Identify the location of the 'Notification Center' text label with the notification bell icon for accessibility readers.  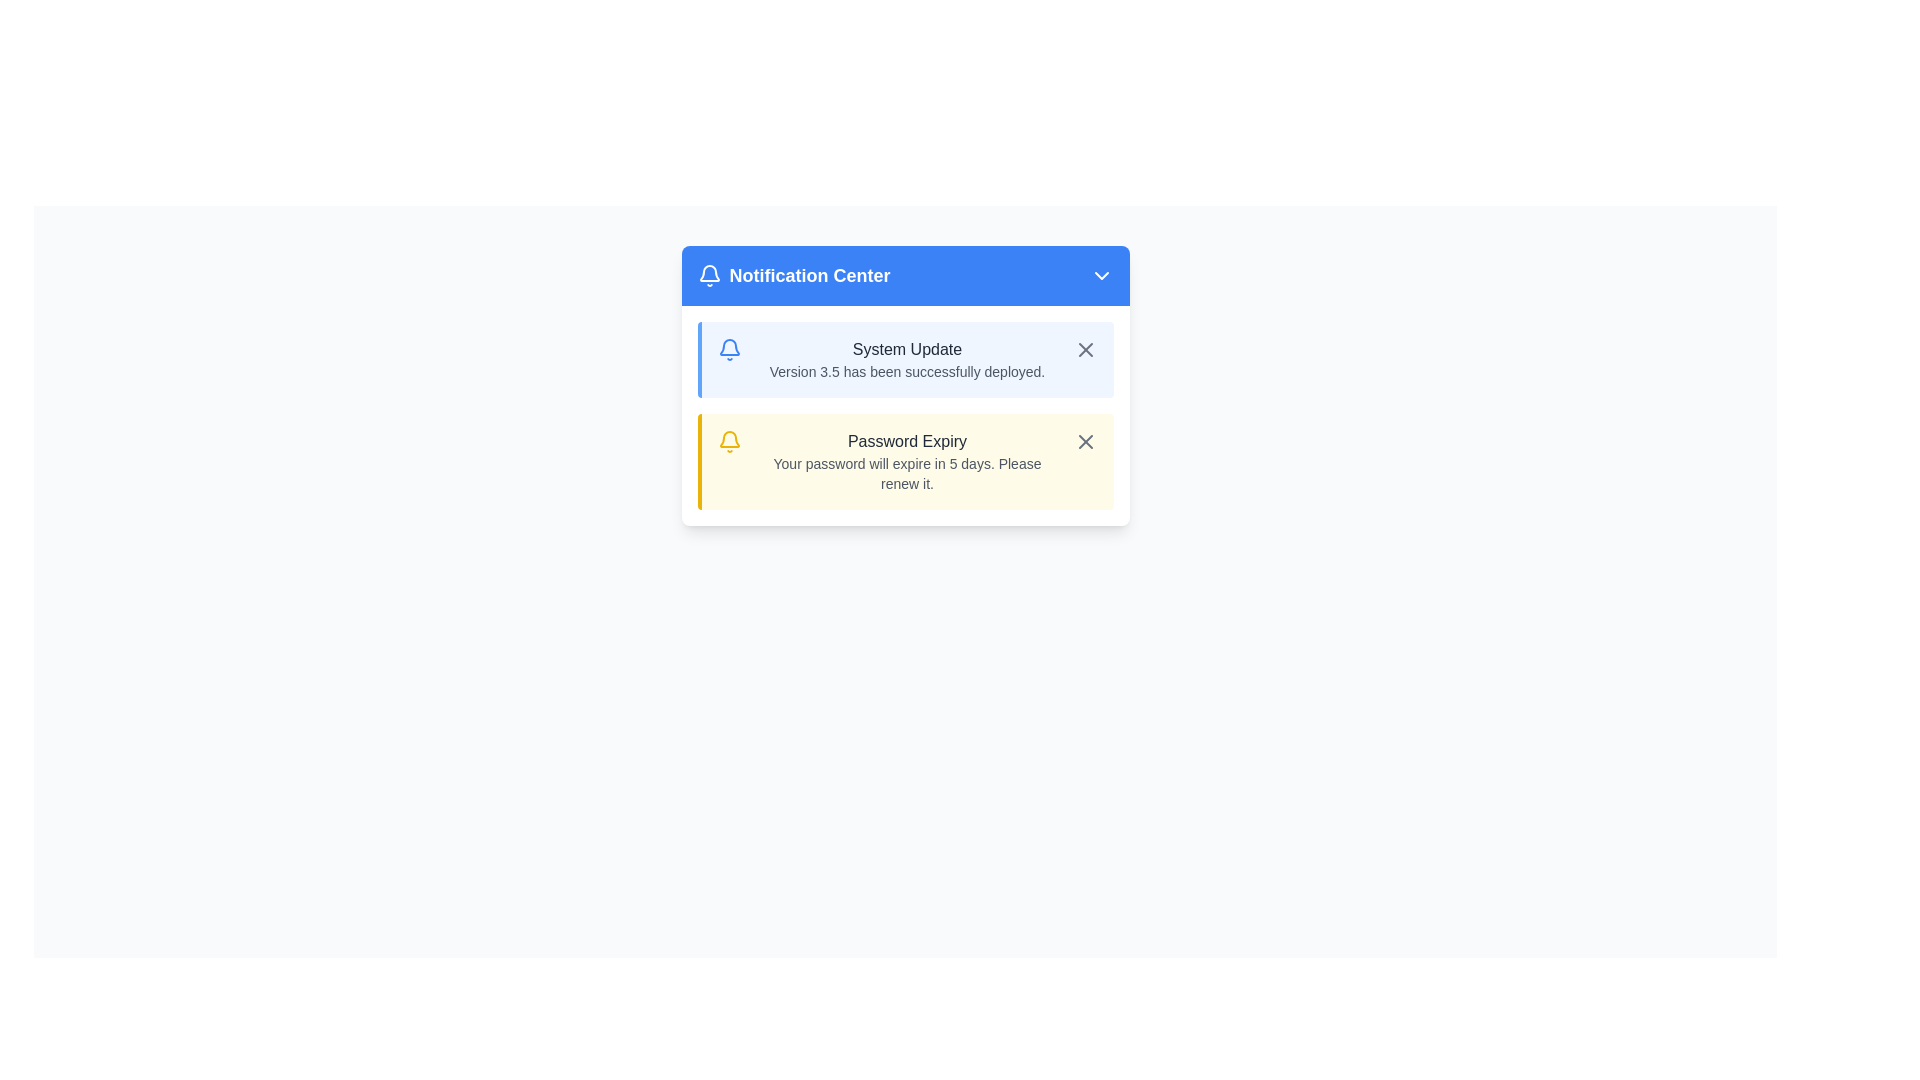
(792, 276).